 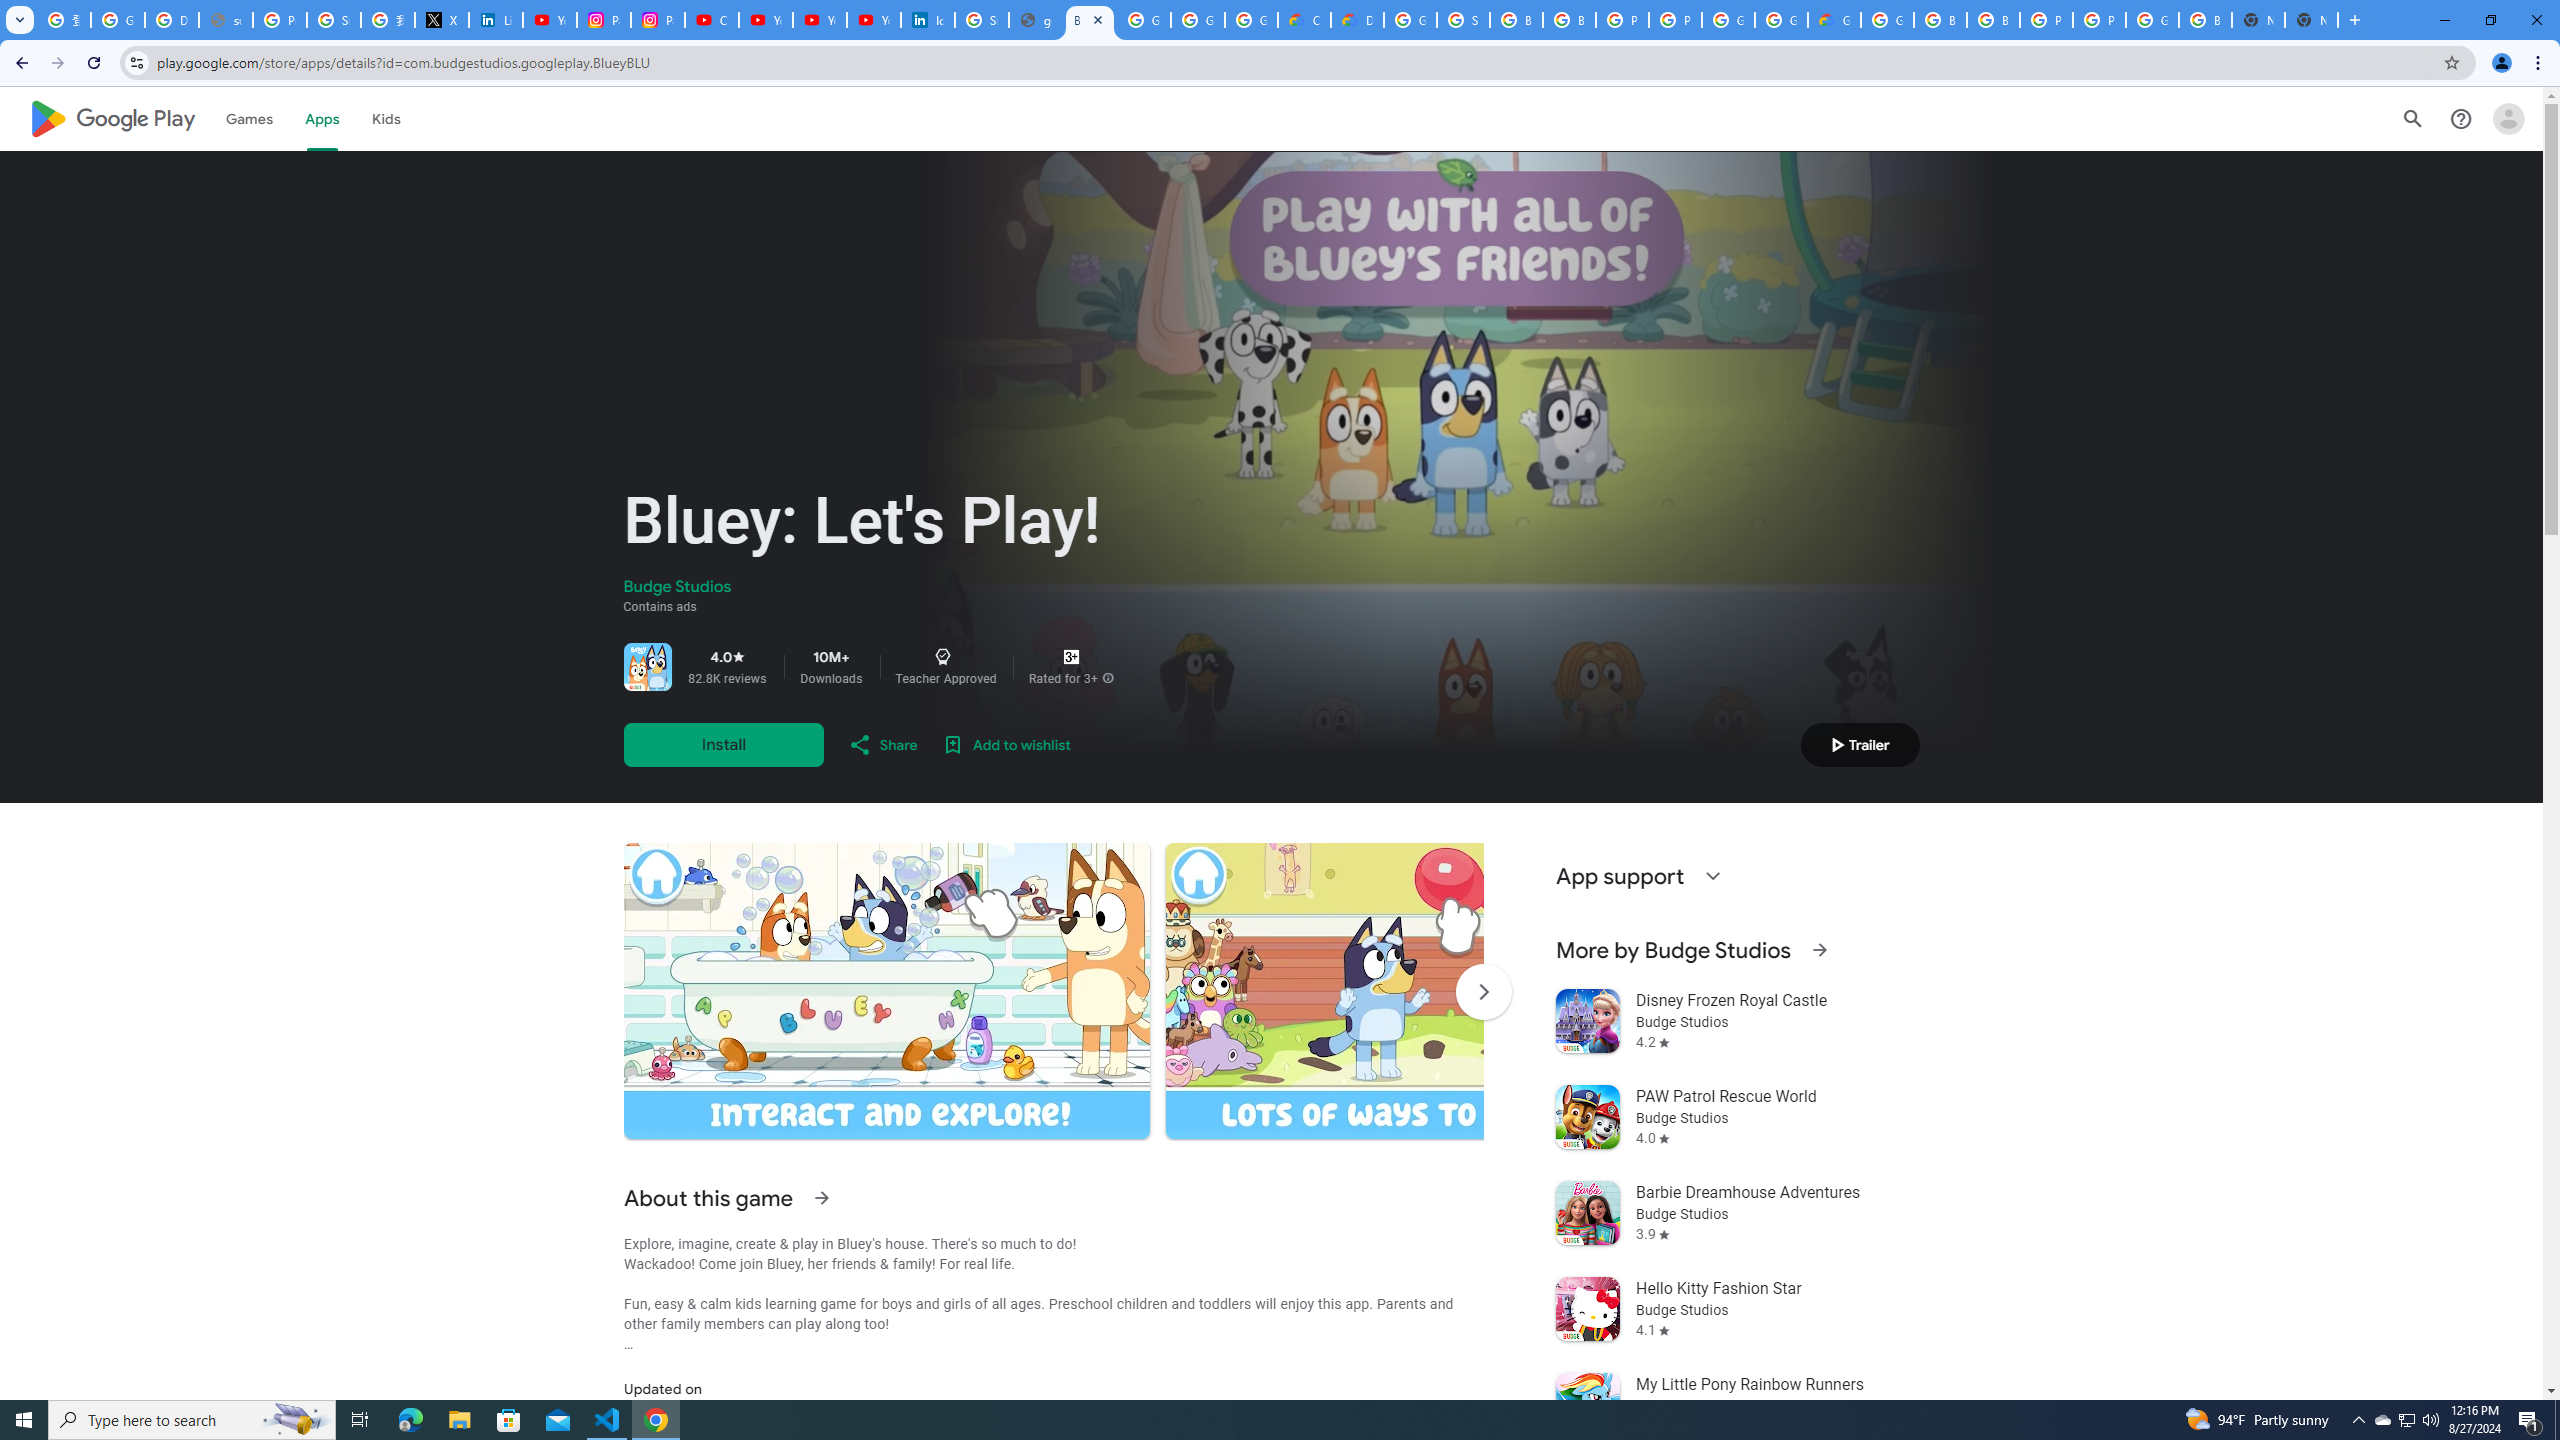 What do you see at coordinates (224, 19) in the screenshot?
I see `'support.google.com - Network error'` at bounding box center [224, 19].